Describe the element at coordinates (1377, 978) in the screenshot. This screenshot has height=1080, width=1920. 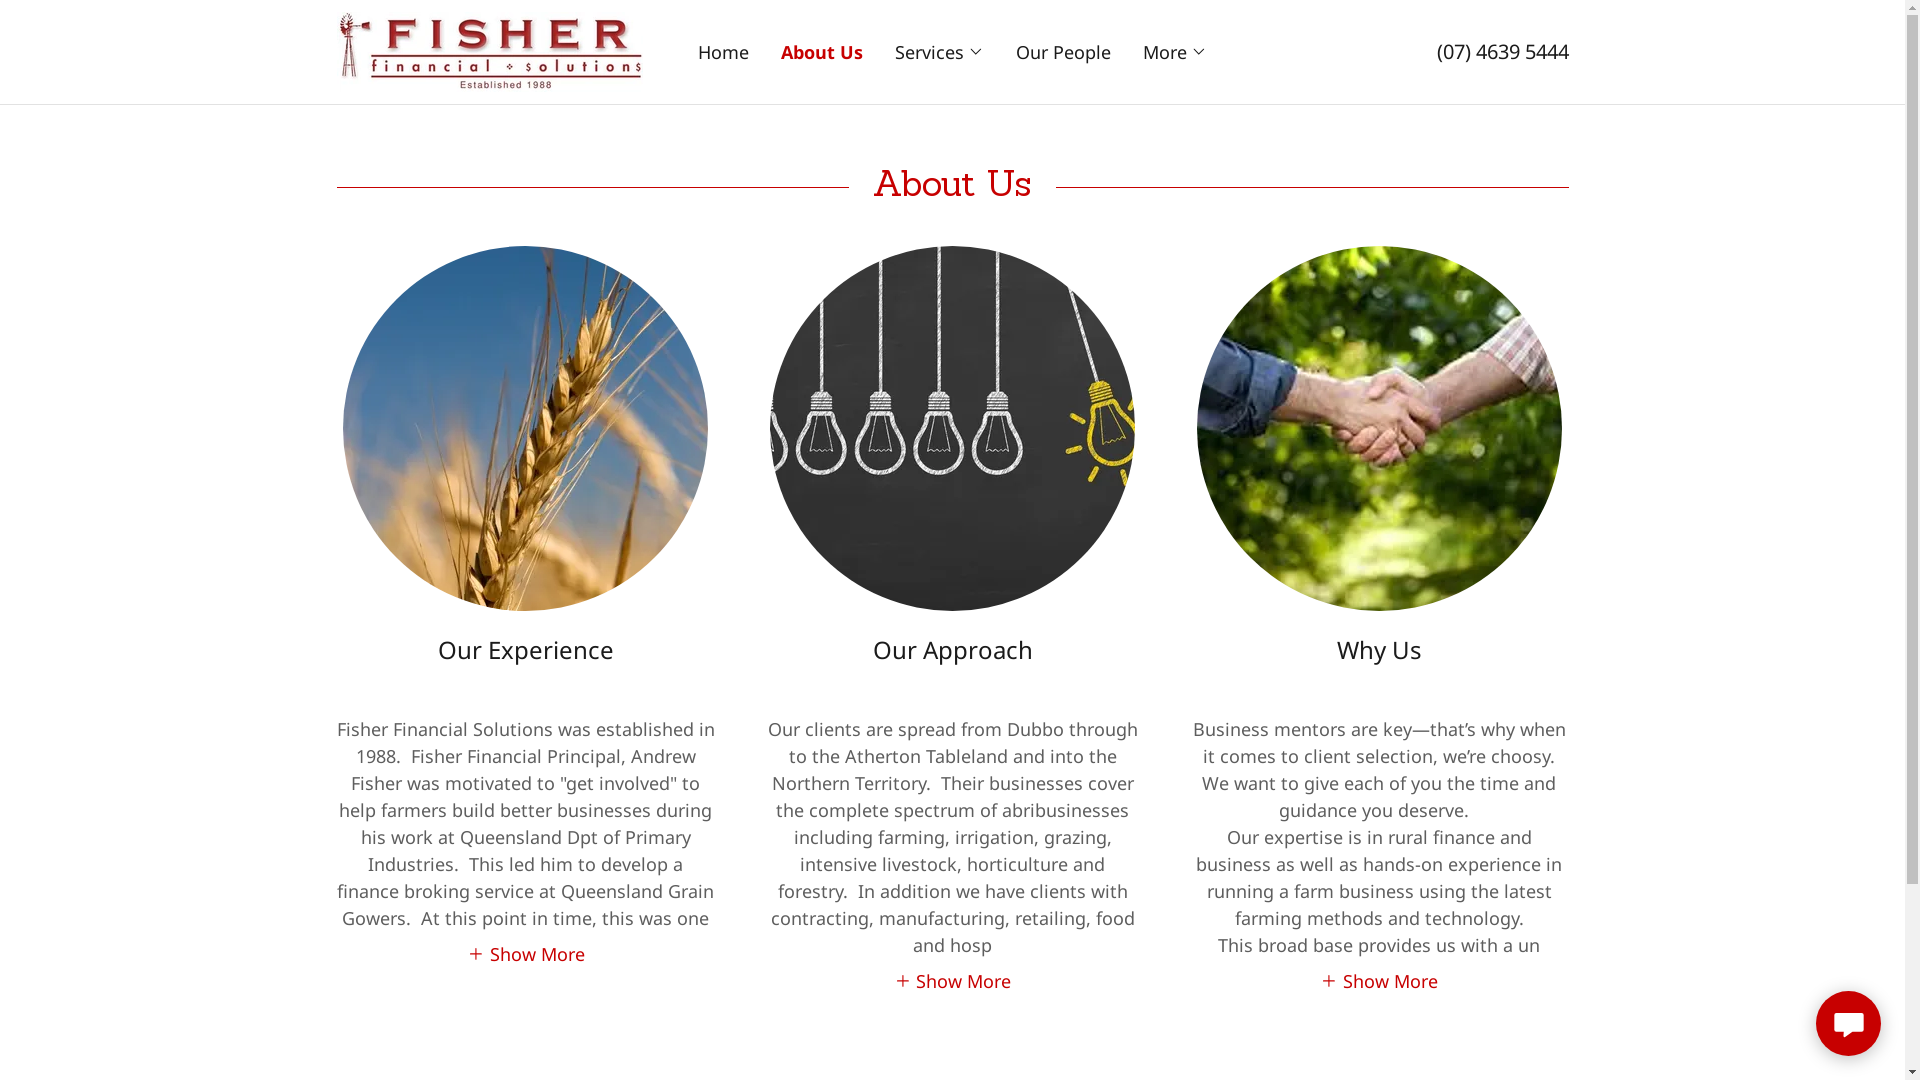
I see `'Show More'` at that location.